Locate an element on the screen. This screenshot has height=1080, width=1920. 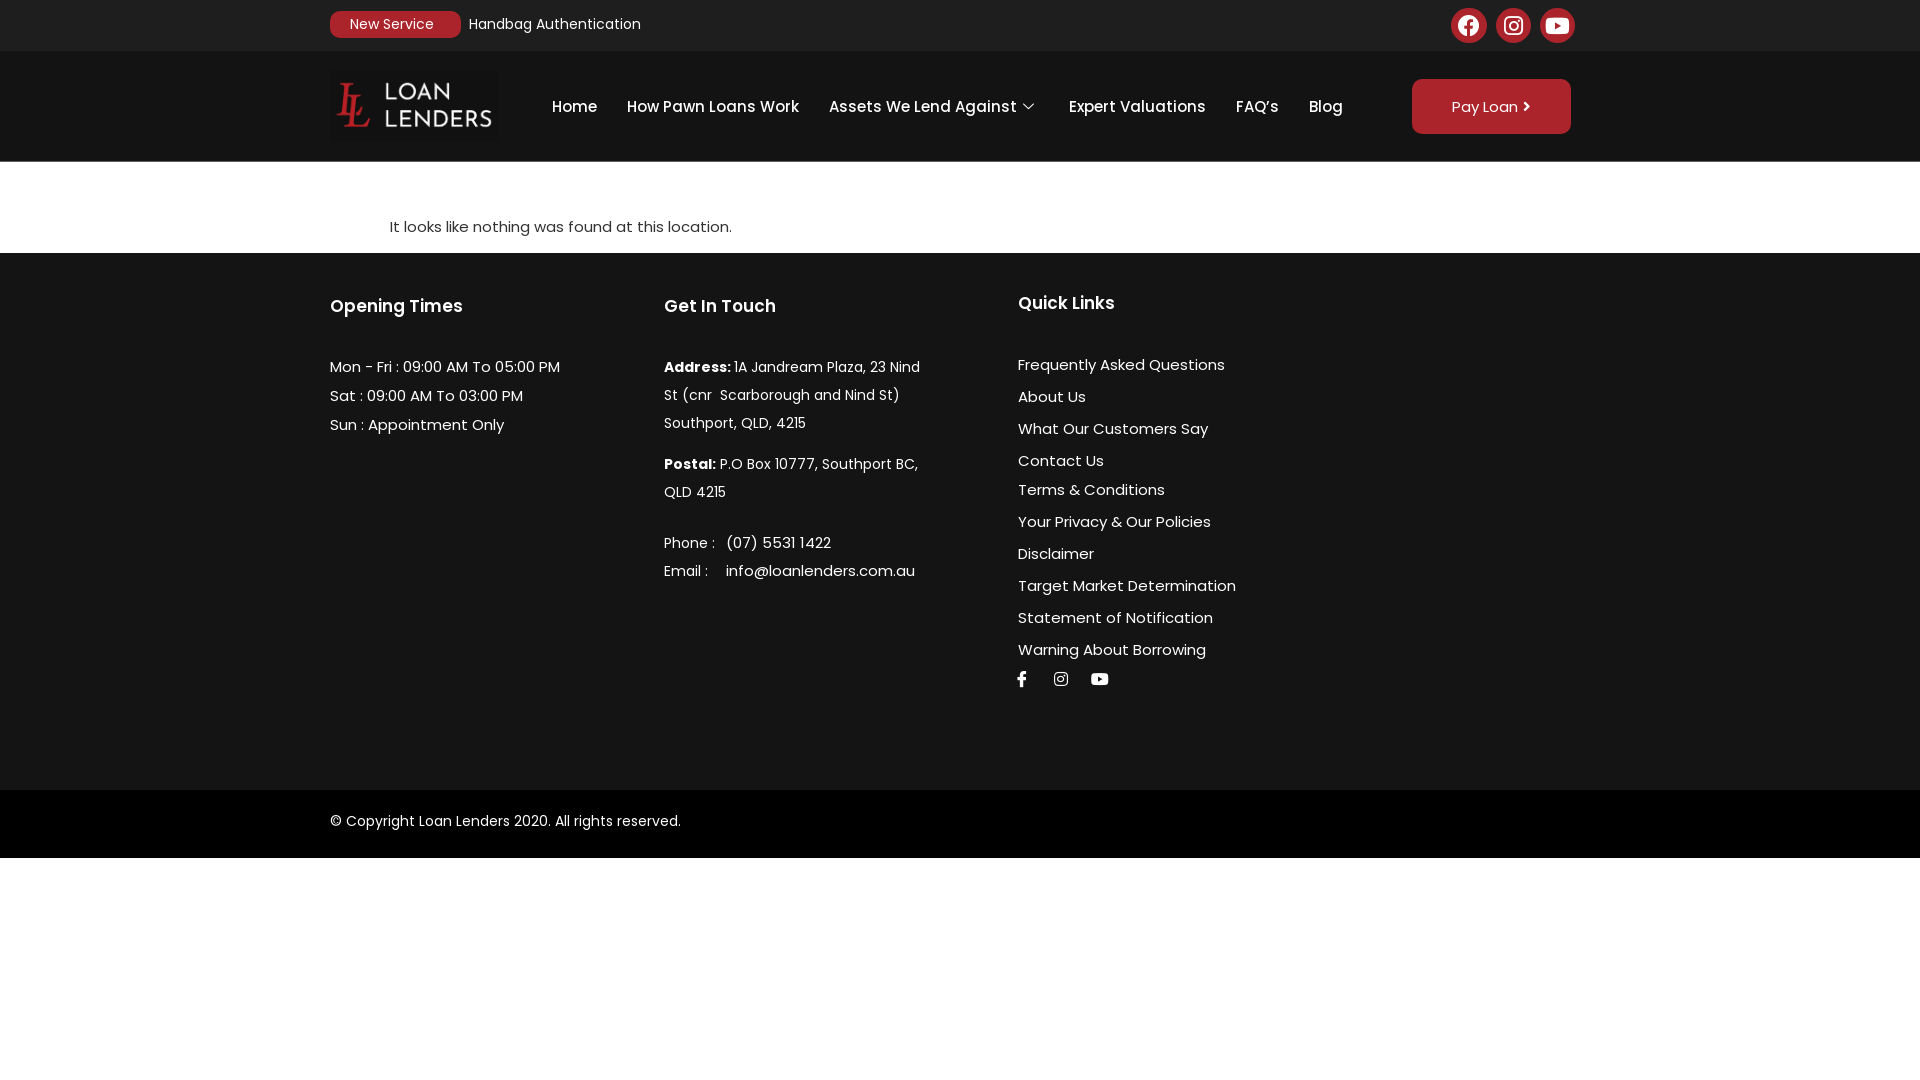
'How Pawn Loans Work' is located at coordinates (610, 105).